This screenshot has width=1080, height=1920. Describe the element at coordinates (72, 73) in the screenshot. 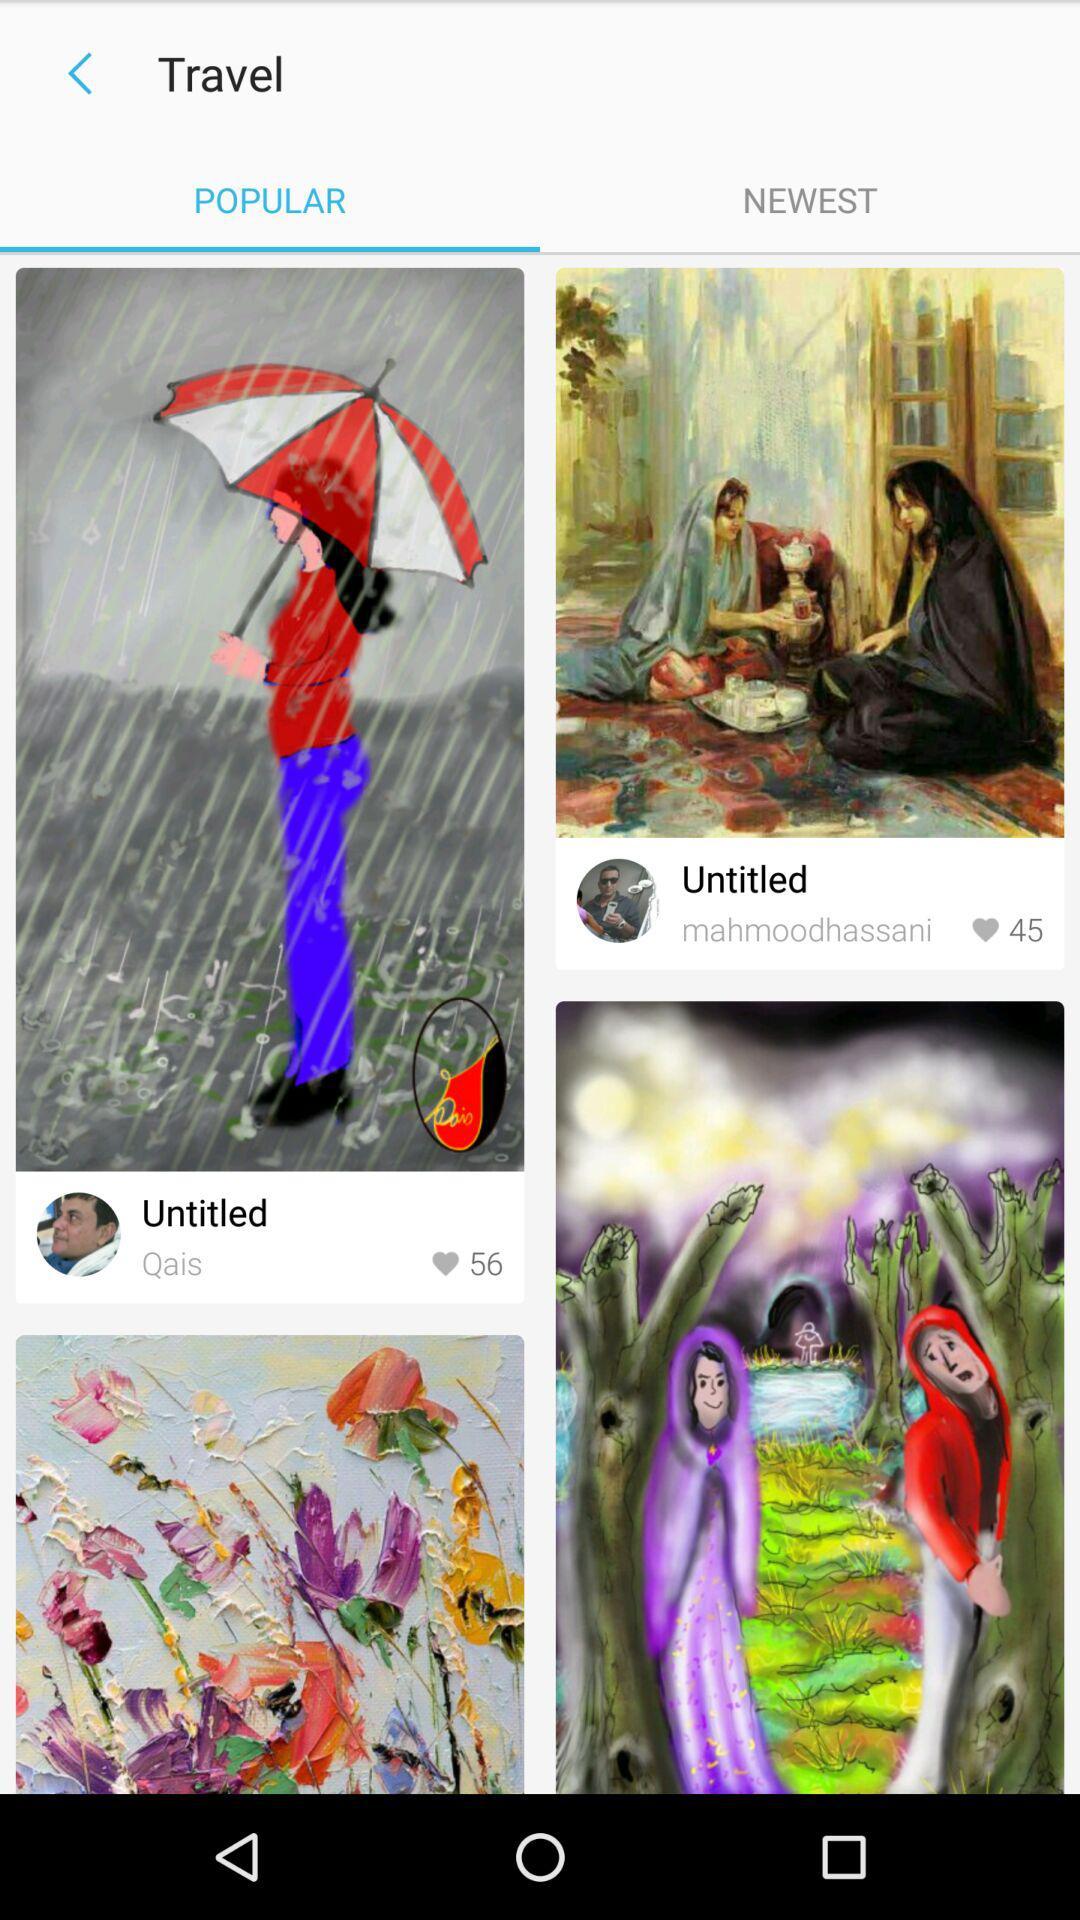

I see `the icon next to travel item` at that location.